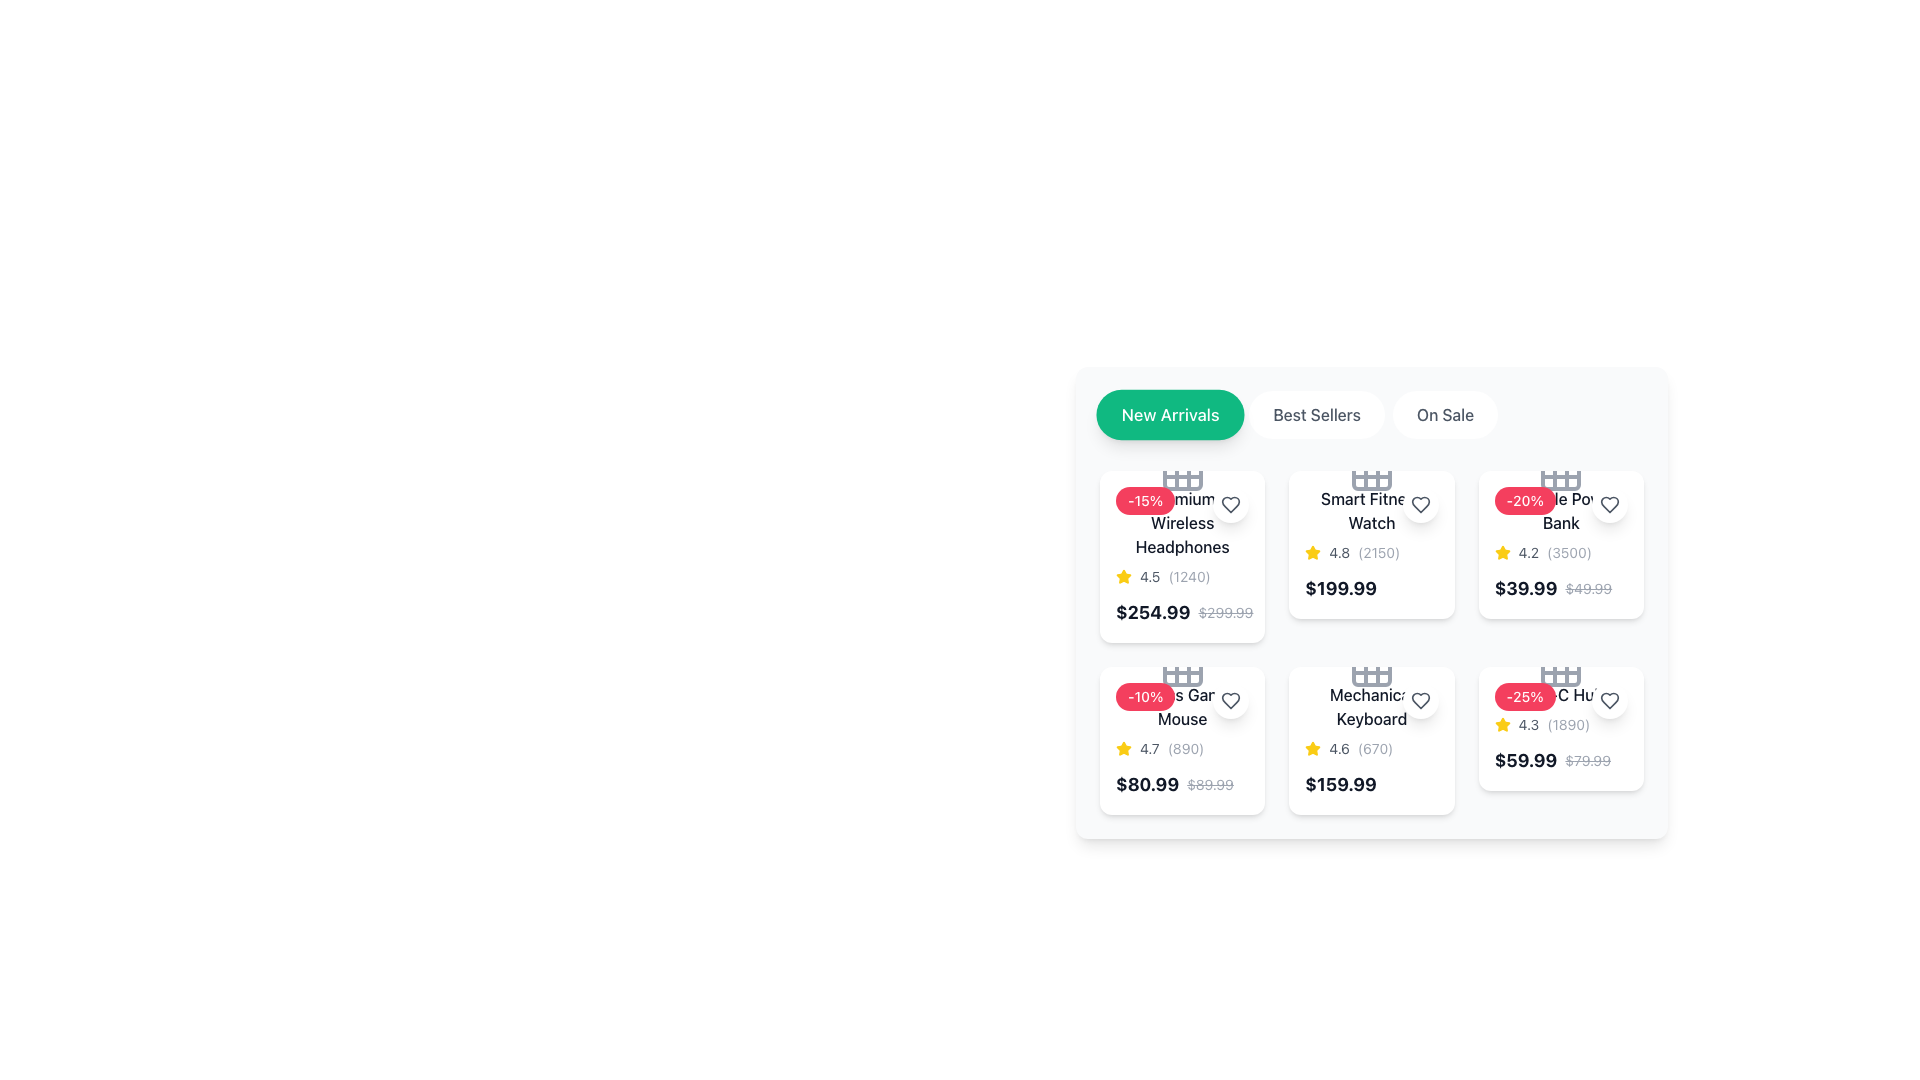 This screenshot has height=1080, width=1920. Describe the element at coordinates (1609, 700) in the screenshot. I see `the heart icon button located in the top-right corner of the product card for 'Wireless Headphones'` at that location.